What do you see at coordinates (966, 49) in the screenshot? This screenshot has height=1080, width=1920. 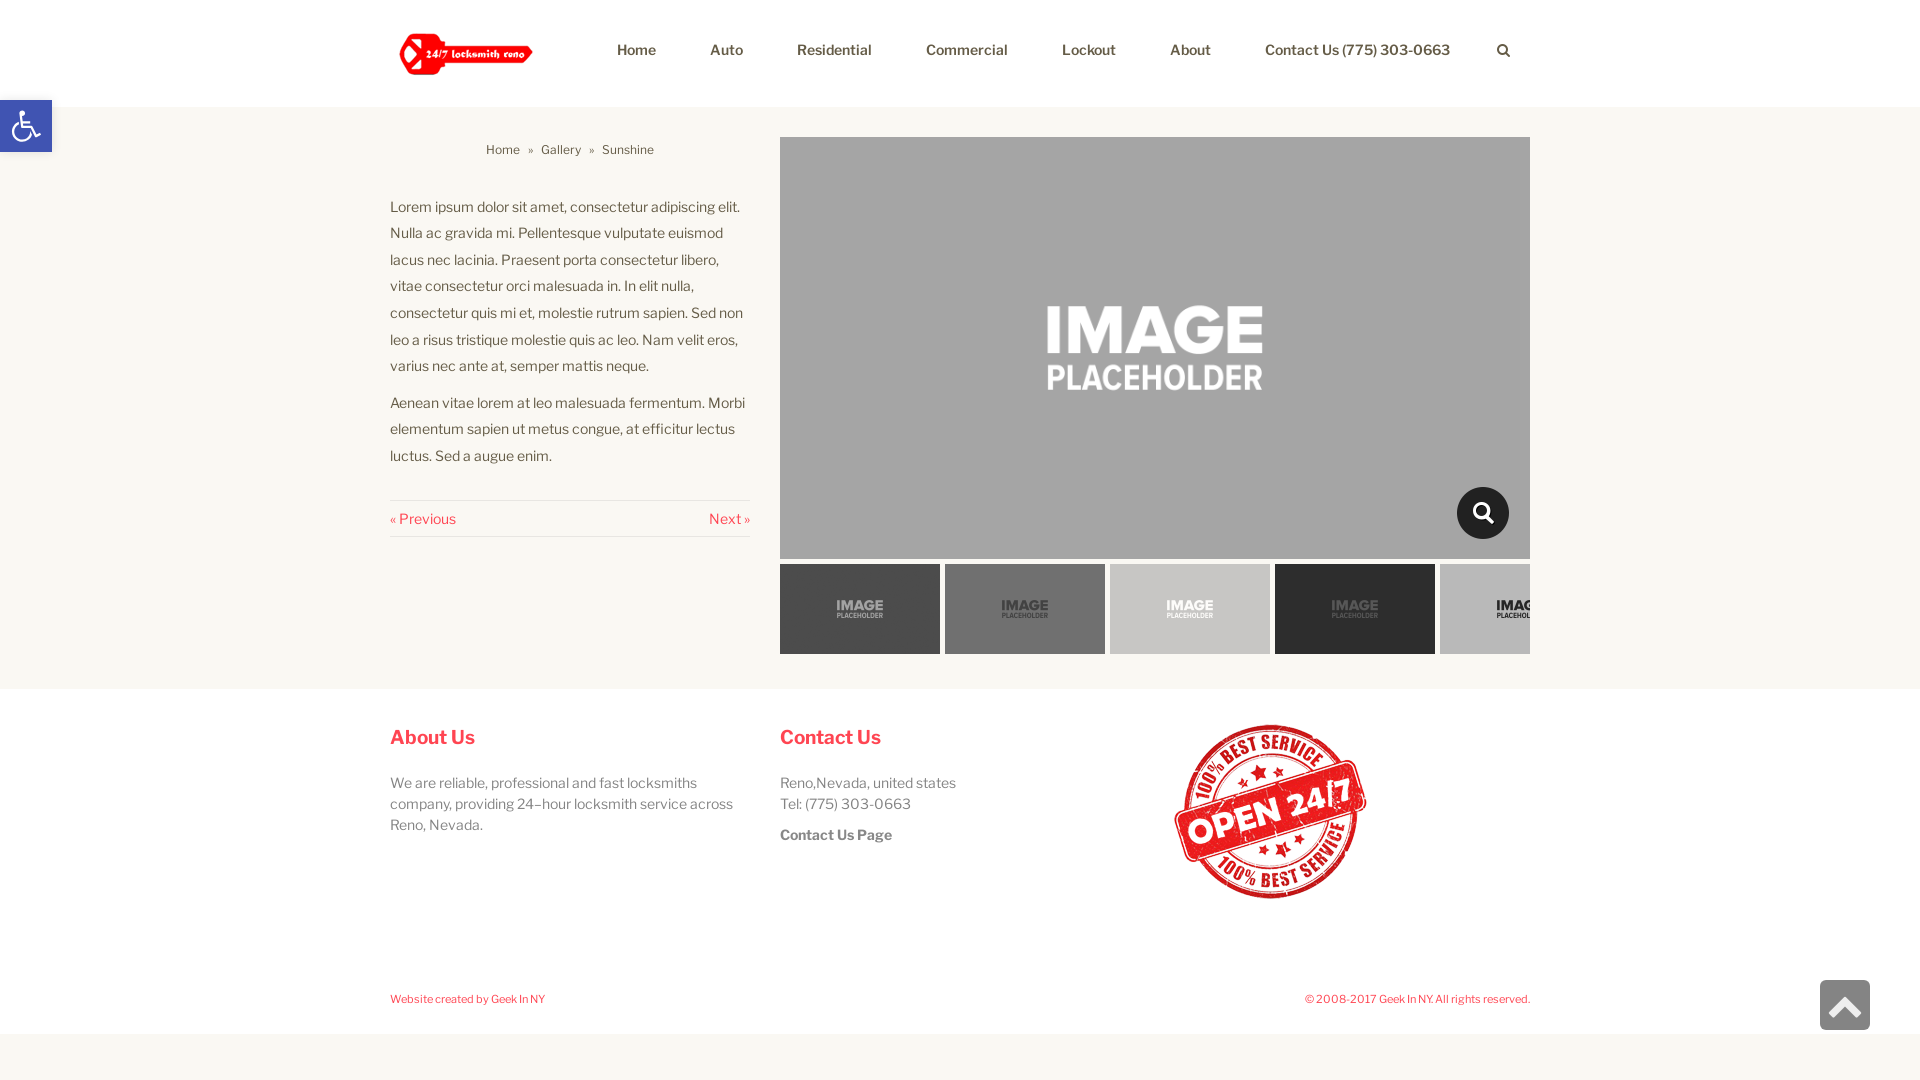 I see `'Commercial'` at bounding box center [966, 49].